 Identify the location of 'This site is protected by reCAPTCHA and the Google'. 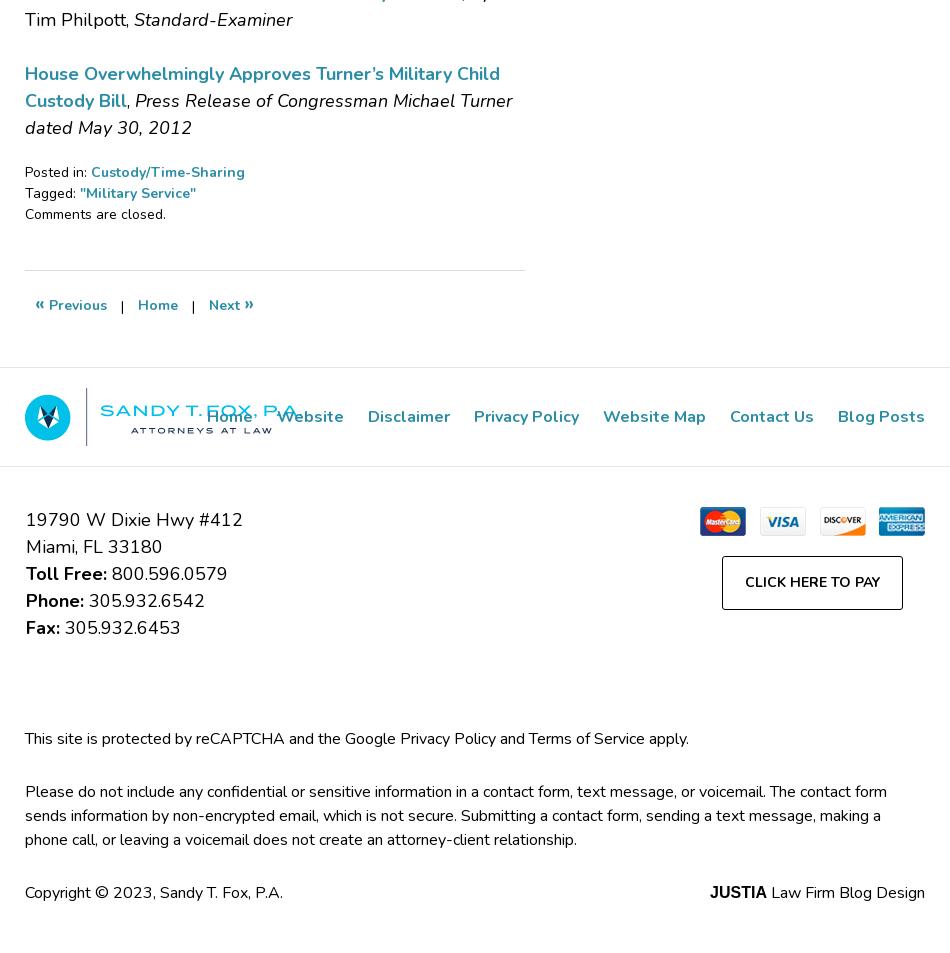
(212, 738).